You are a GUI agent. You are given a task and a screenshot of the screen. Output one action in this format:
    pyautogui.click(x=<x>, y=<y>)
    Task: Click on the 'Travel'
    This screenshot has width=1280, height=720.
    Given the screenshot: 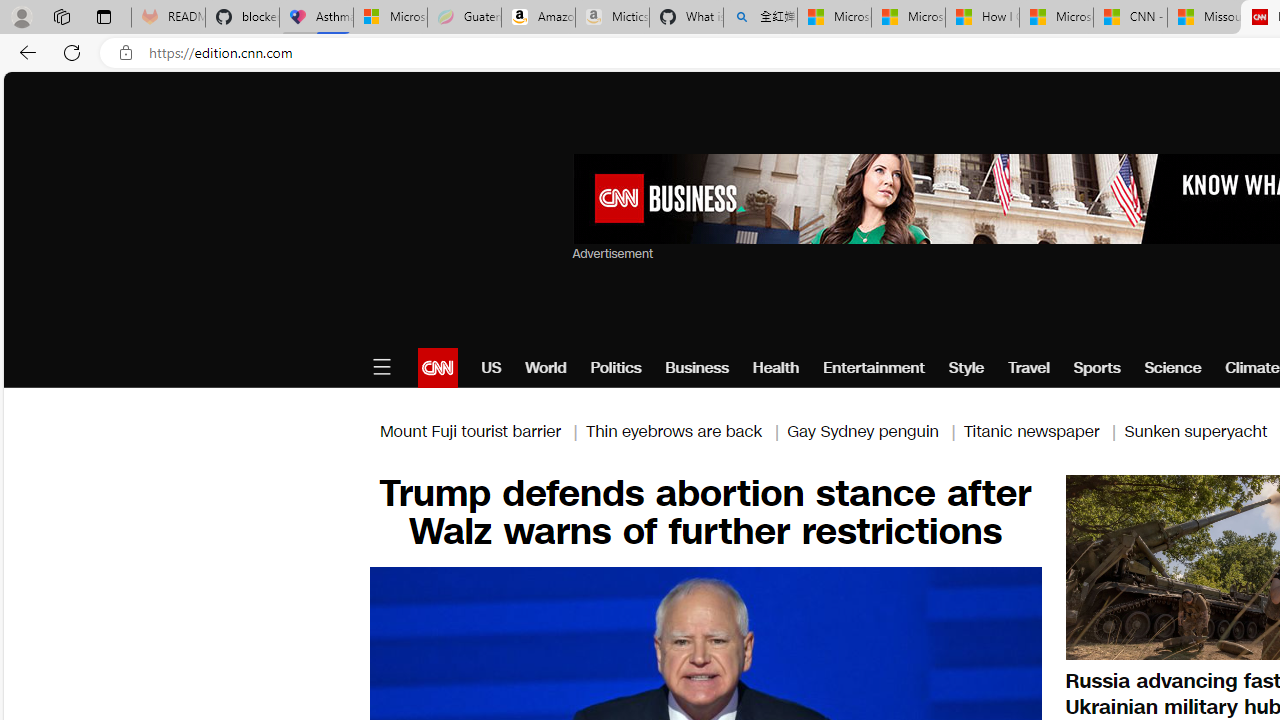 What is the action you would take?
    pyautogui.click(x=1029, y=367)
    